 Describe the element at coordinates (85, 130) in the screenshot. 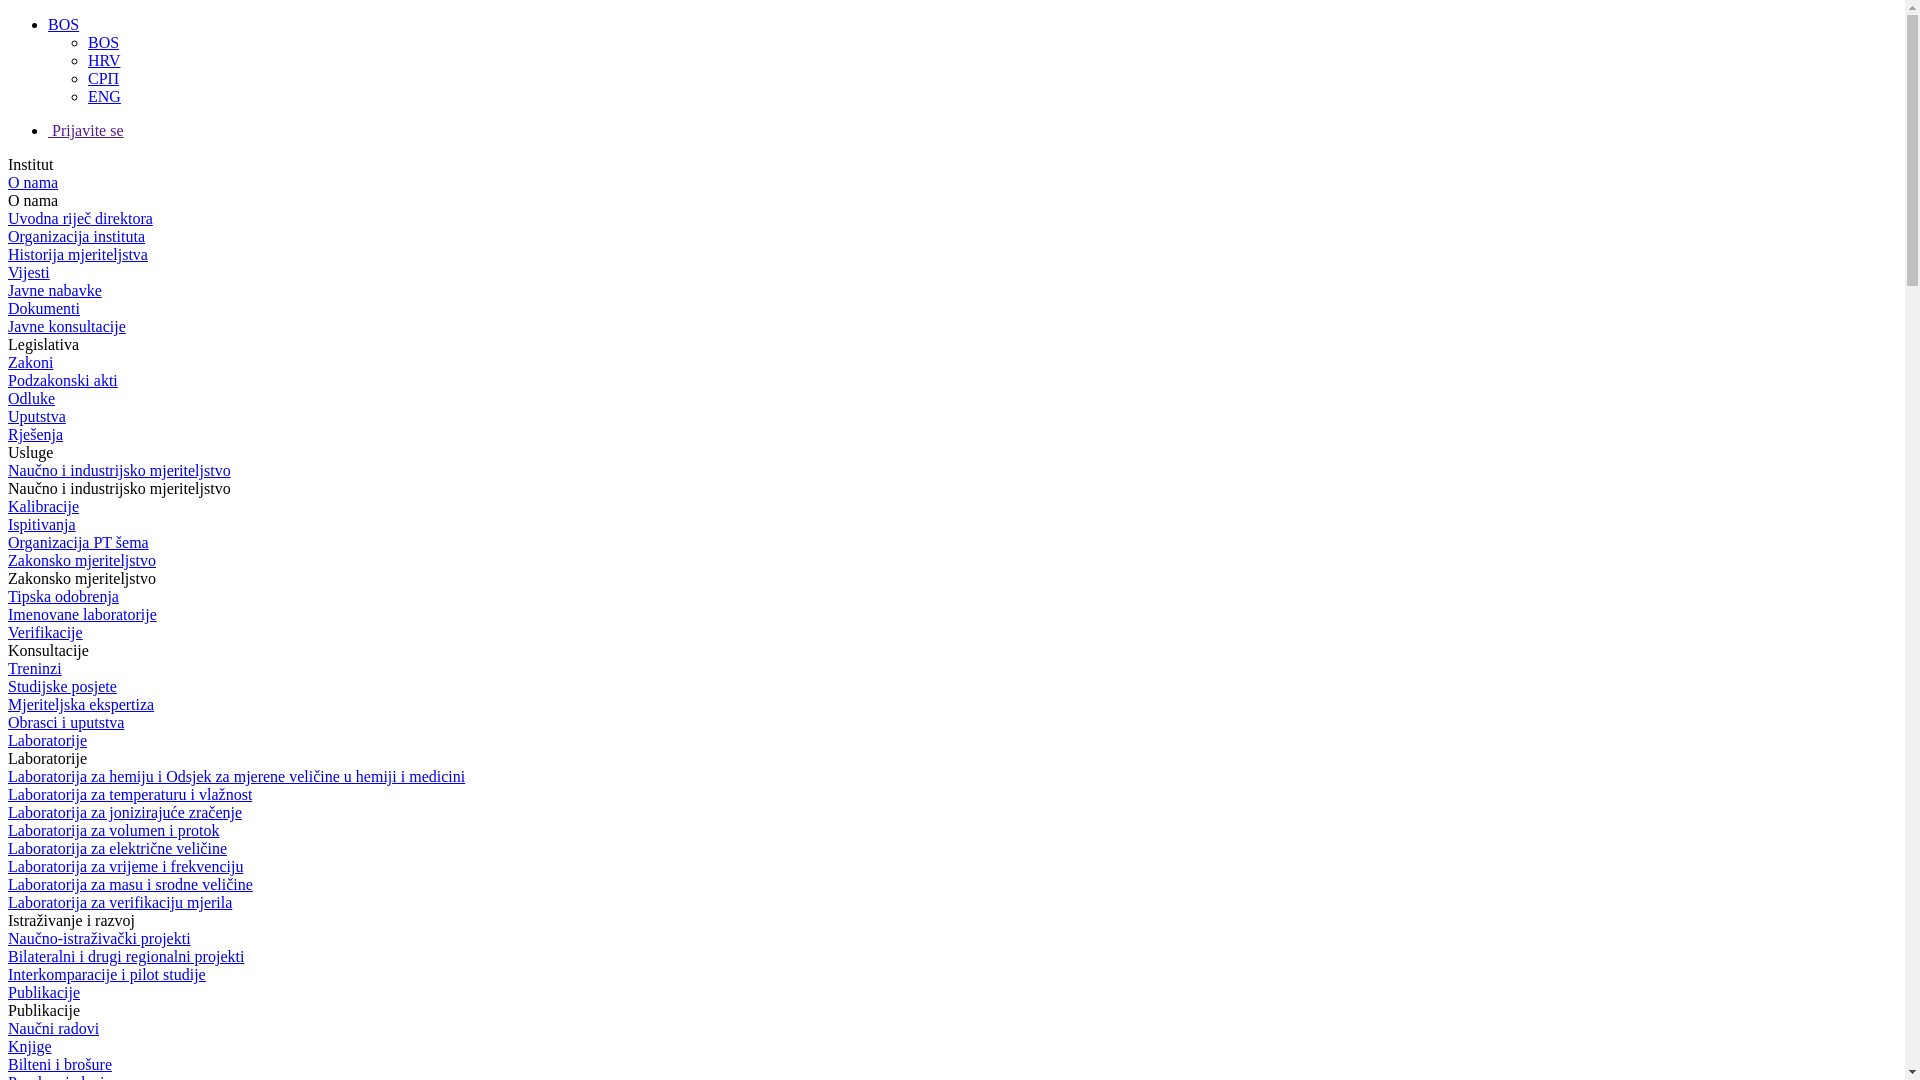

I see `' Prijavite se'` at that location.